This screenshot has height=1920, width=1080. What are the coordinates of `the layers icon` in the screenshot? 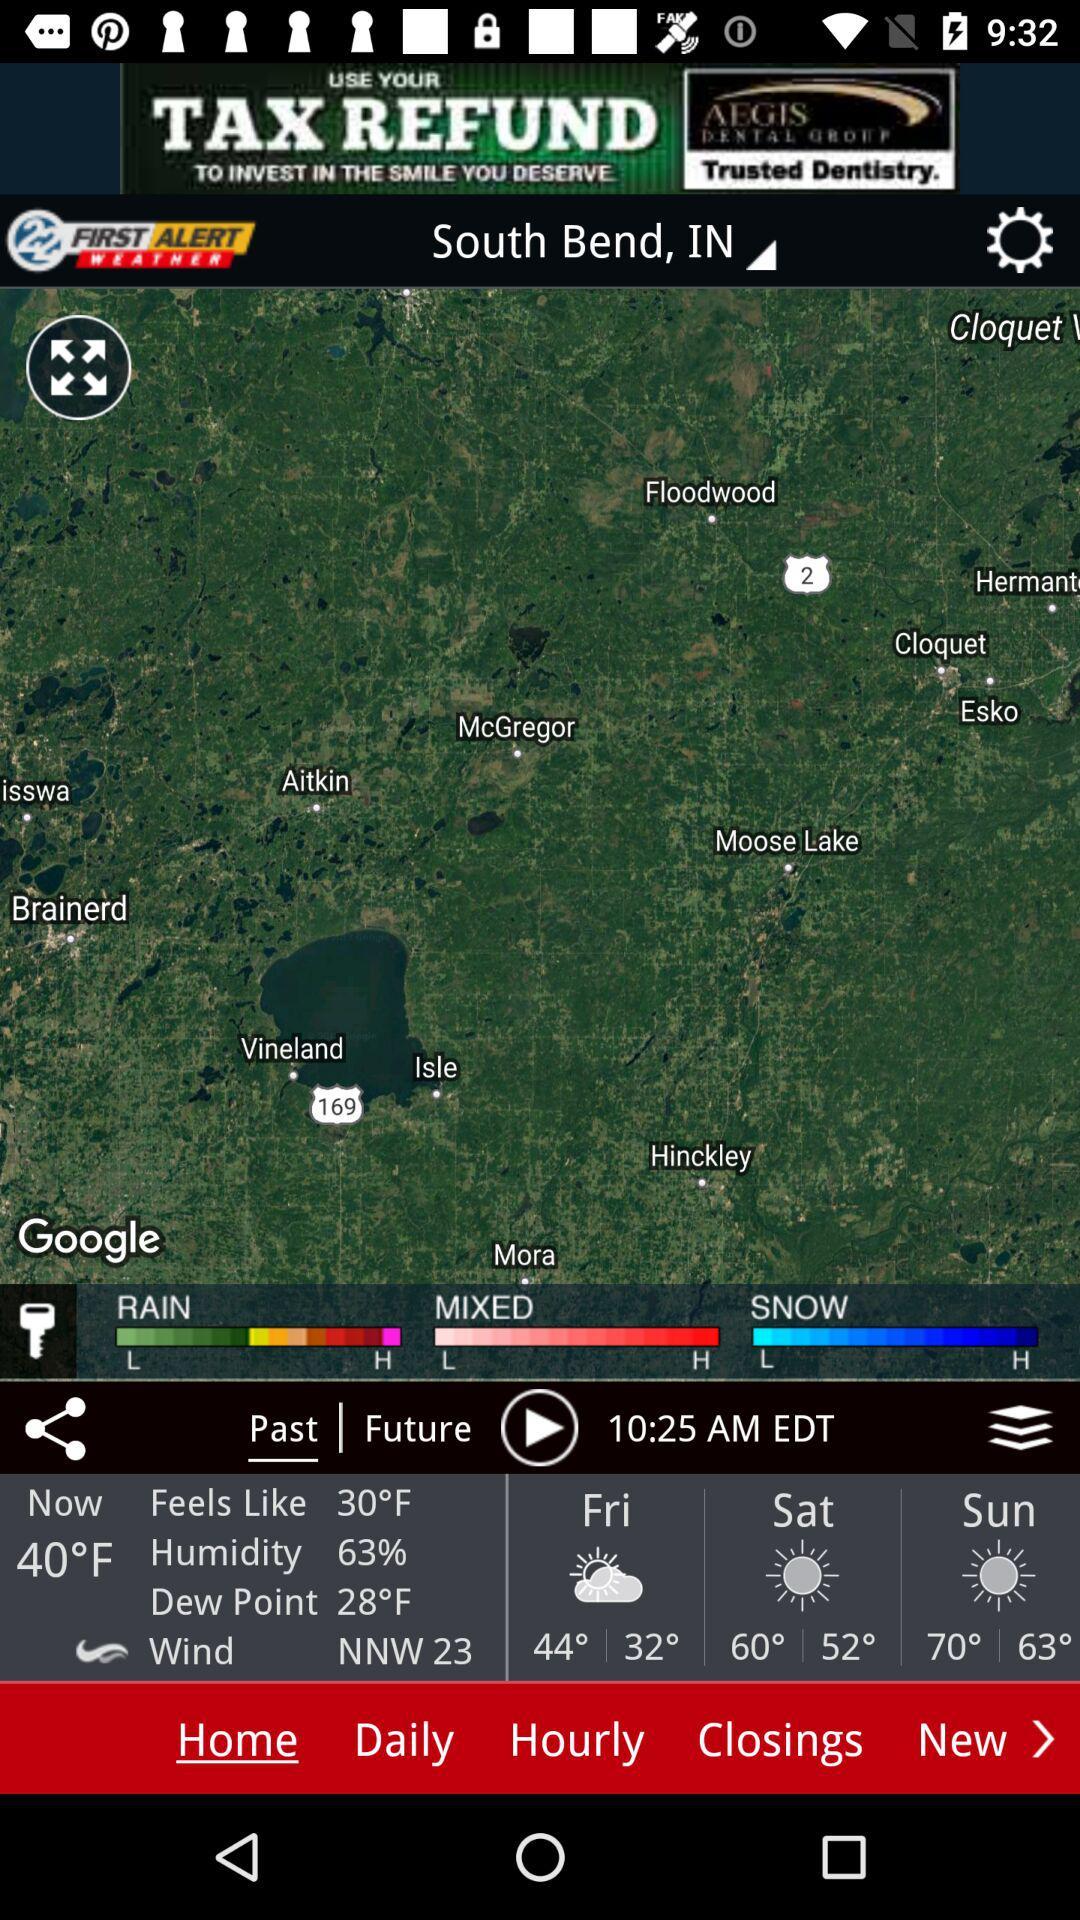 It's located at (1020, 1426).